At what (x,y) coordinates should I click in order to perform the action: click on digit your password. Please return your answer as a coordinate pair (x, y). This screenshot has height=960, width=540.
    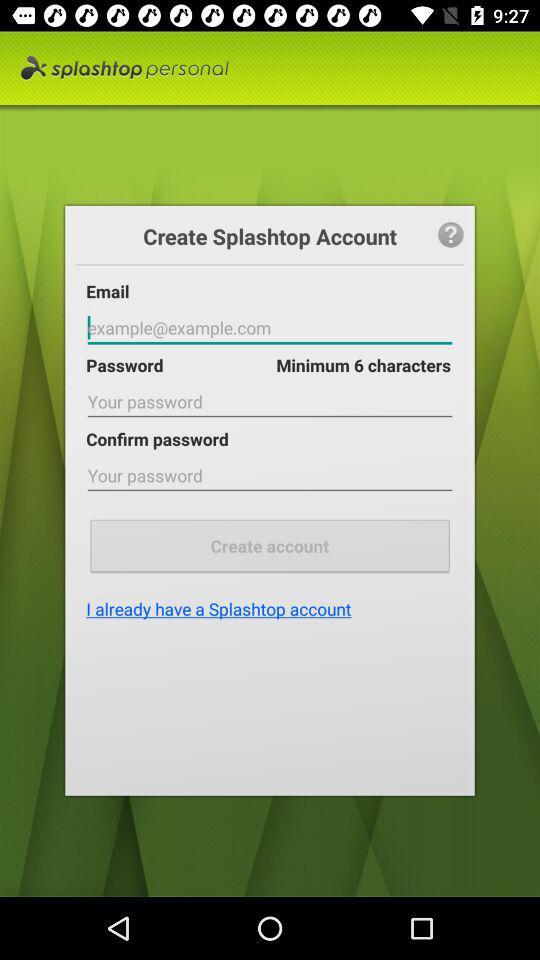
    Looking at the image, I should click on (270, 401).